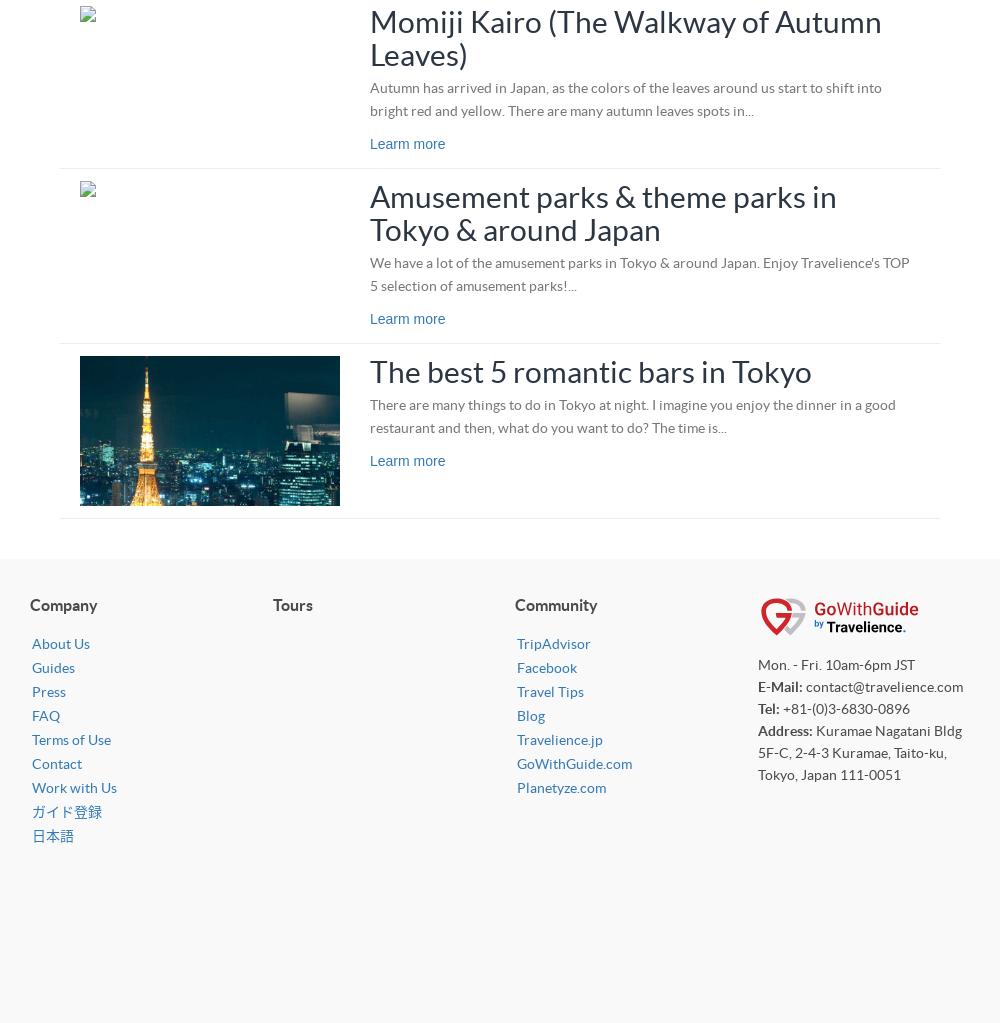 This screenshot has height=1023, width=1000. Describe the element at coordinates (625, 98) in the screenshot. I see `'Autumn has arrived in Japan, as the colors of the leaves around us start to shift into bright red and yellow. There are many autumn leaves spots in...'` at that location.